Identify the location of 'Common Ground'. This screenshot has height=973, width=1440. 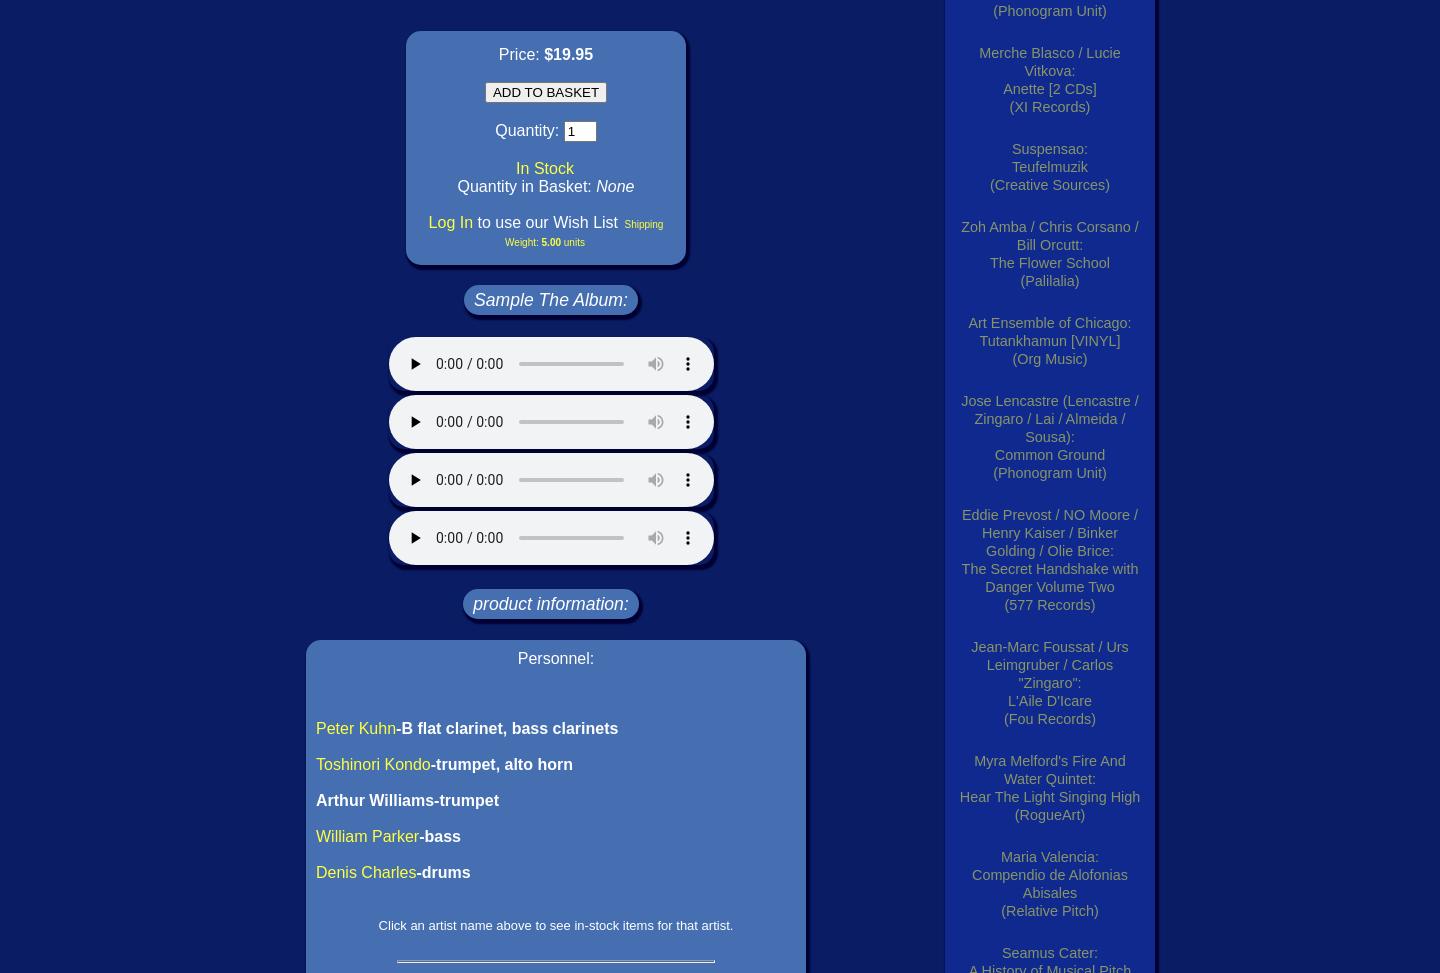
(1049, 454).